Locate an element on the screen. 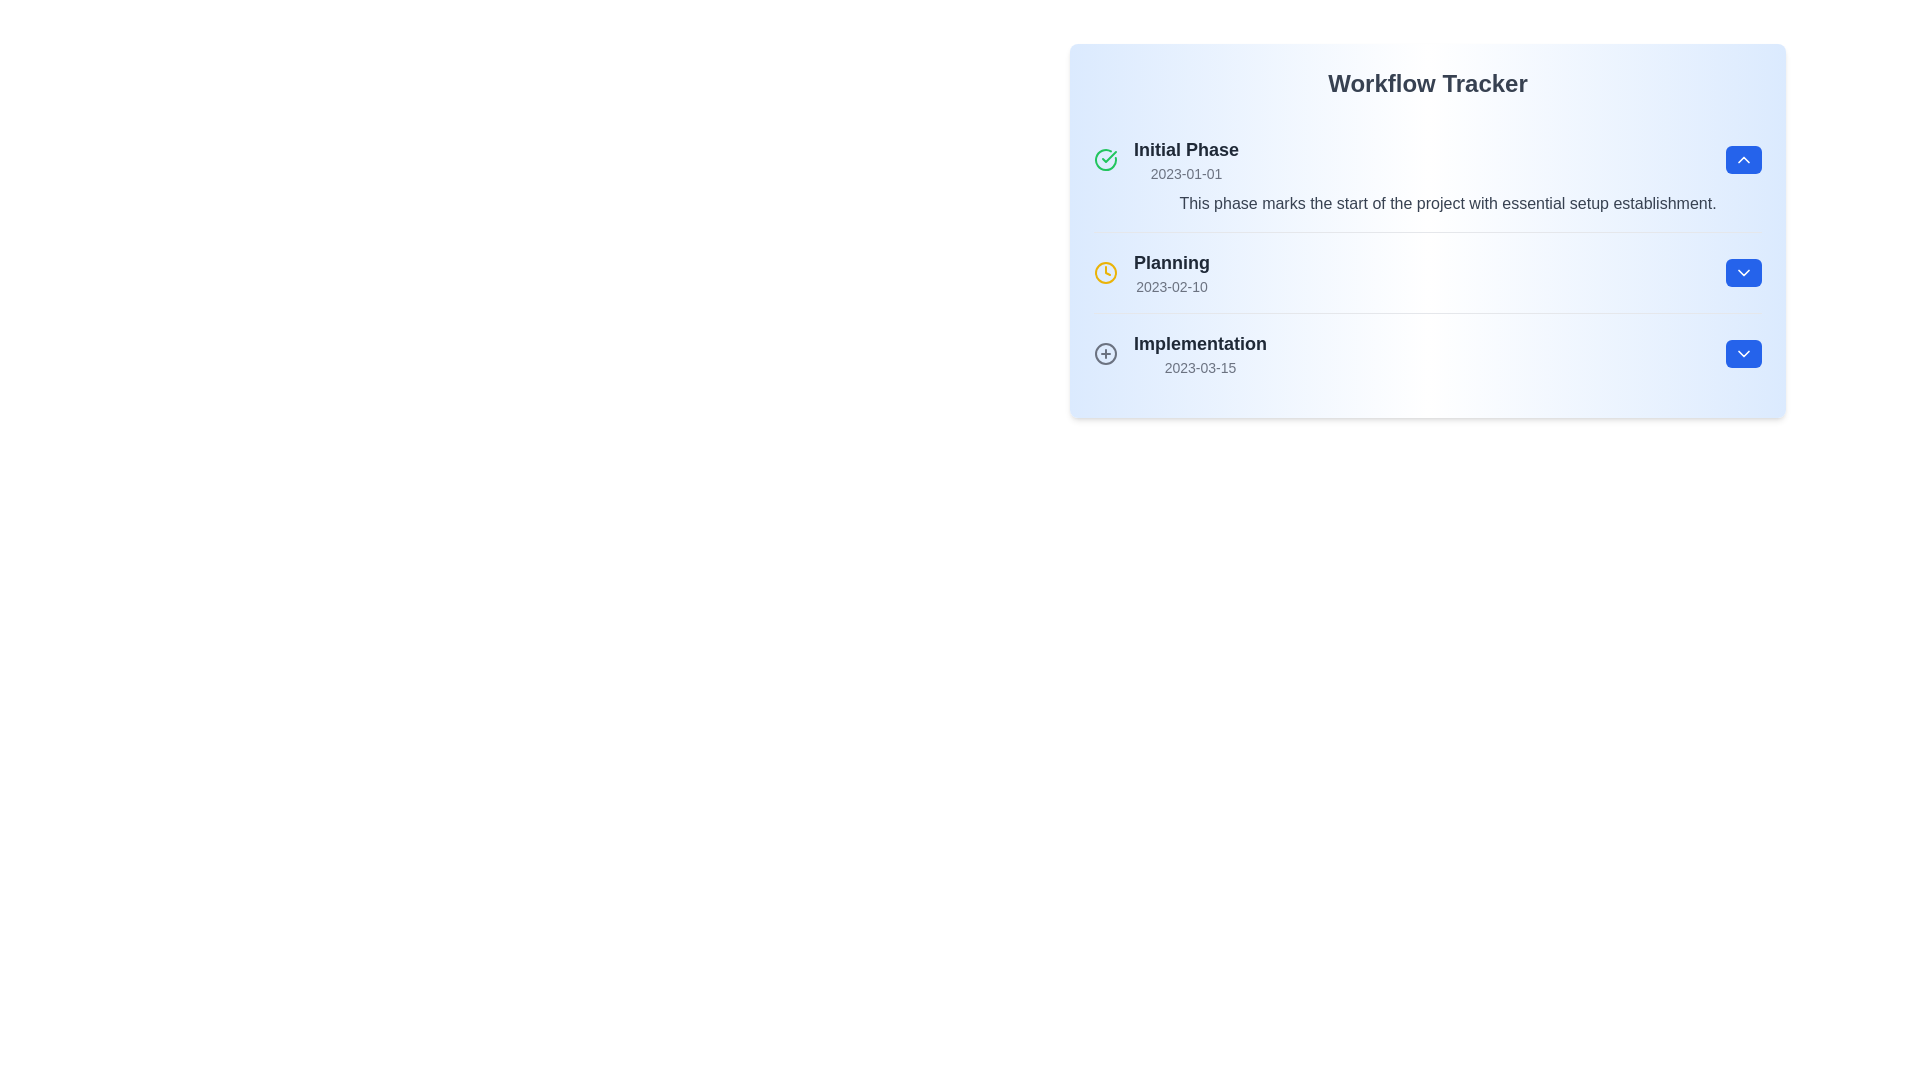 The height and width of the screenshot is (1080, 1920). the SVG graphical component located at the center of the 'Implementation' section within the workflow-like UI, adjacent to the text 'Implementation' and the date '2023-03-15' is located at coordinates (1104, 353).